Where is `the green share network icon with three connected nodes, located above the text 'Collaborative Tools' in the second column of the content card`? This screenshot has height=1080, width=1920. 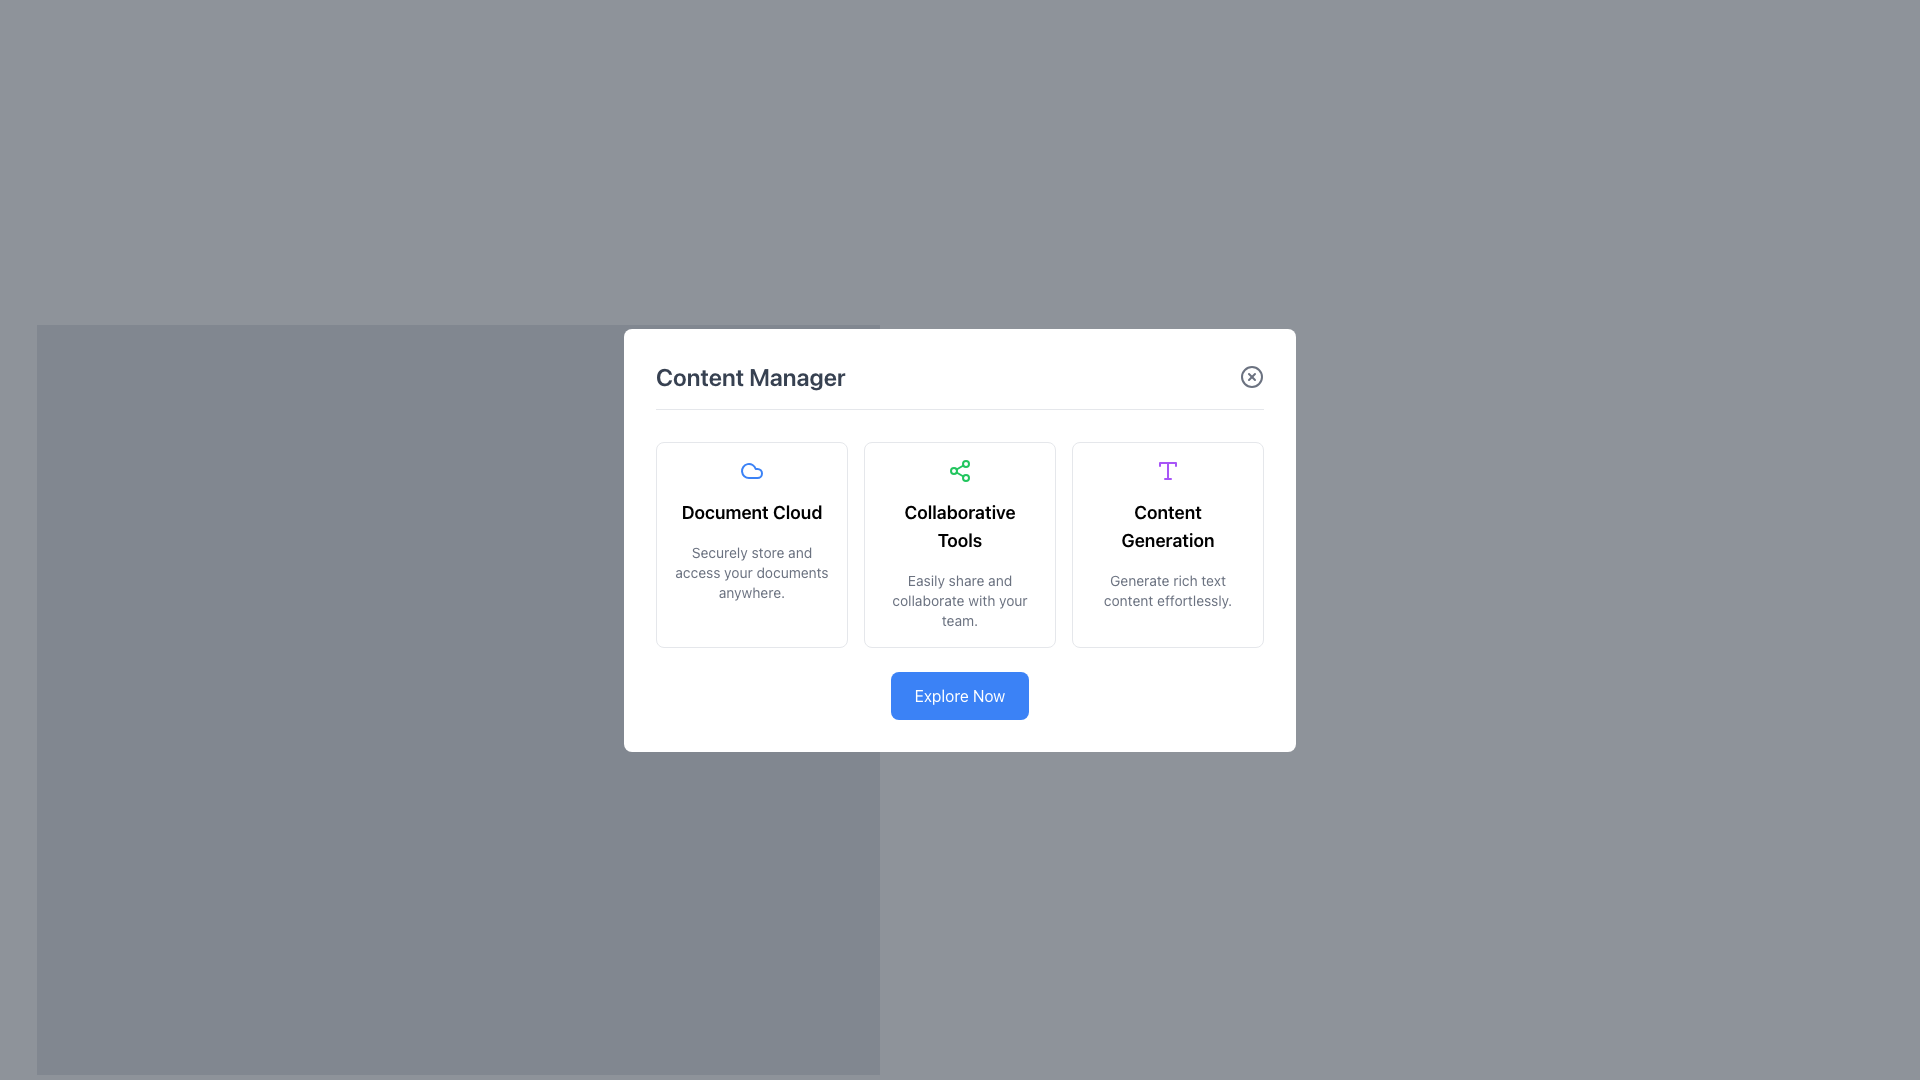
the green share network icon with three connected nodes, located above the text 'Collaborative Tools' in the second column of the content card is located at coordinates (960, 470).